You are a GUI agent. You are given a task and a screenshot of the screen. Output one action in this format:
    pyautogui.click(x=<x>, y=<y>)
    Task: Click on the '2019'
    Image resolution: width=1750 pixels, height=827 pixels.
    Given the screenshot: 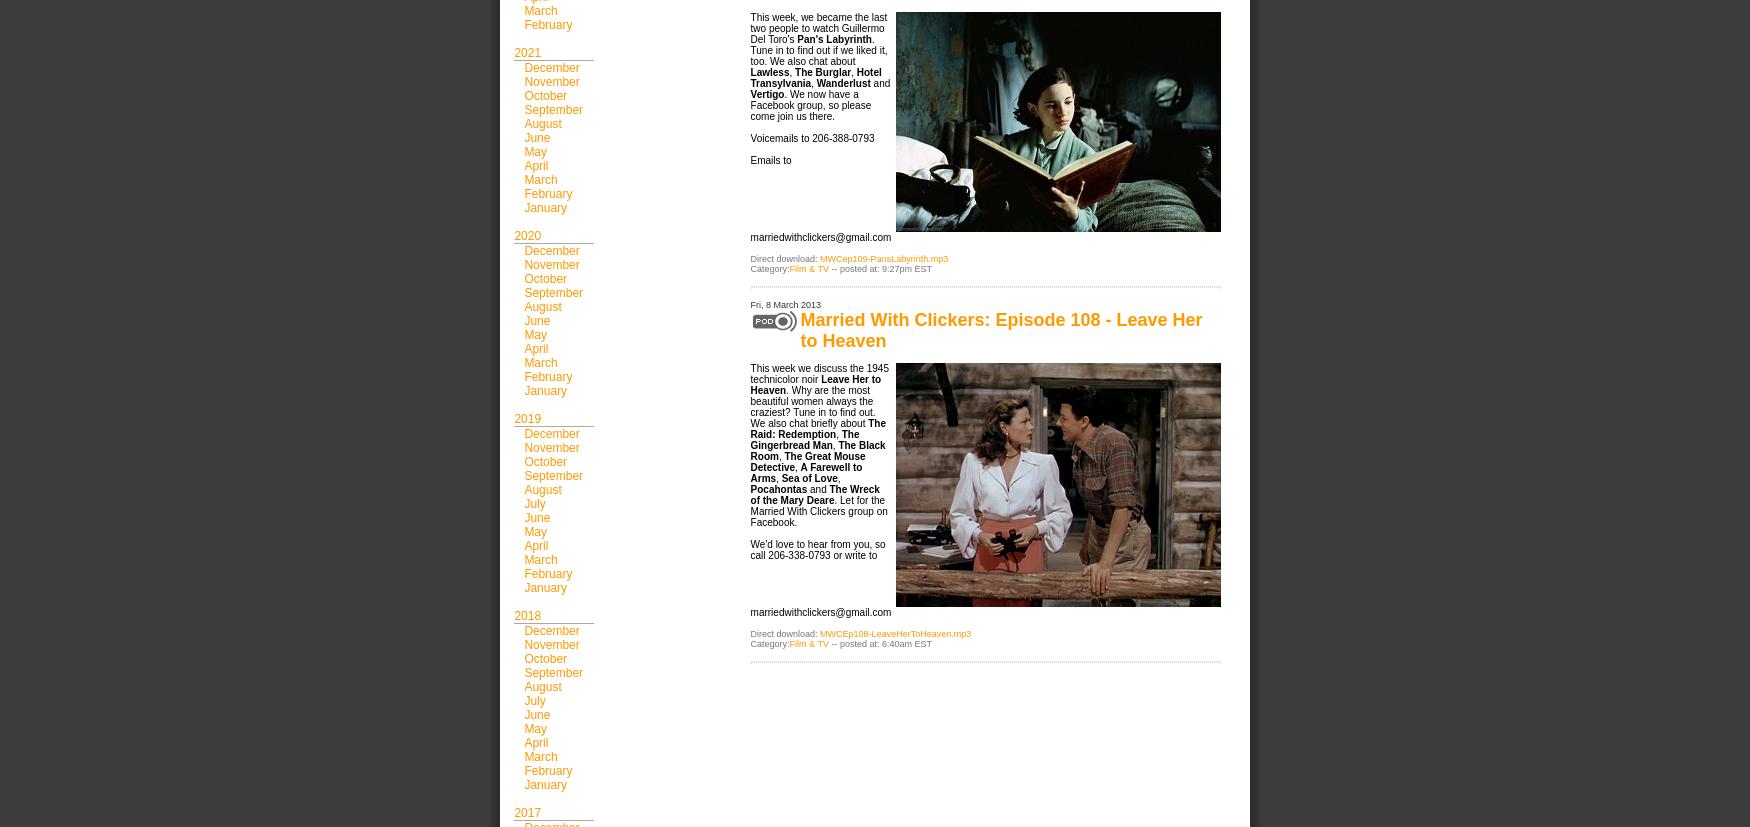 What is the action you would take?
    pyautogui.click(x=526, y=416)
    